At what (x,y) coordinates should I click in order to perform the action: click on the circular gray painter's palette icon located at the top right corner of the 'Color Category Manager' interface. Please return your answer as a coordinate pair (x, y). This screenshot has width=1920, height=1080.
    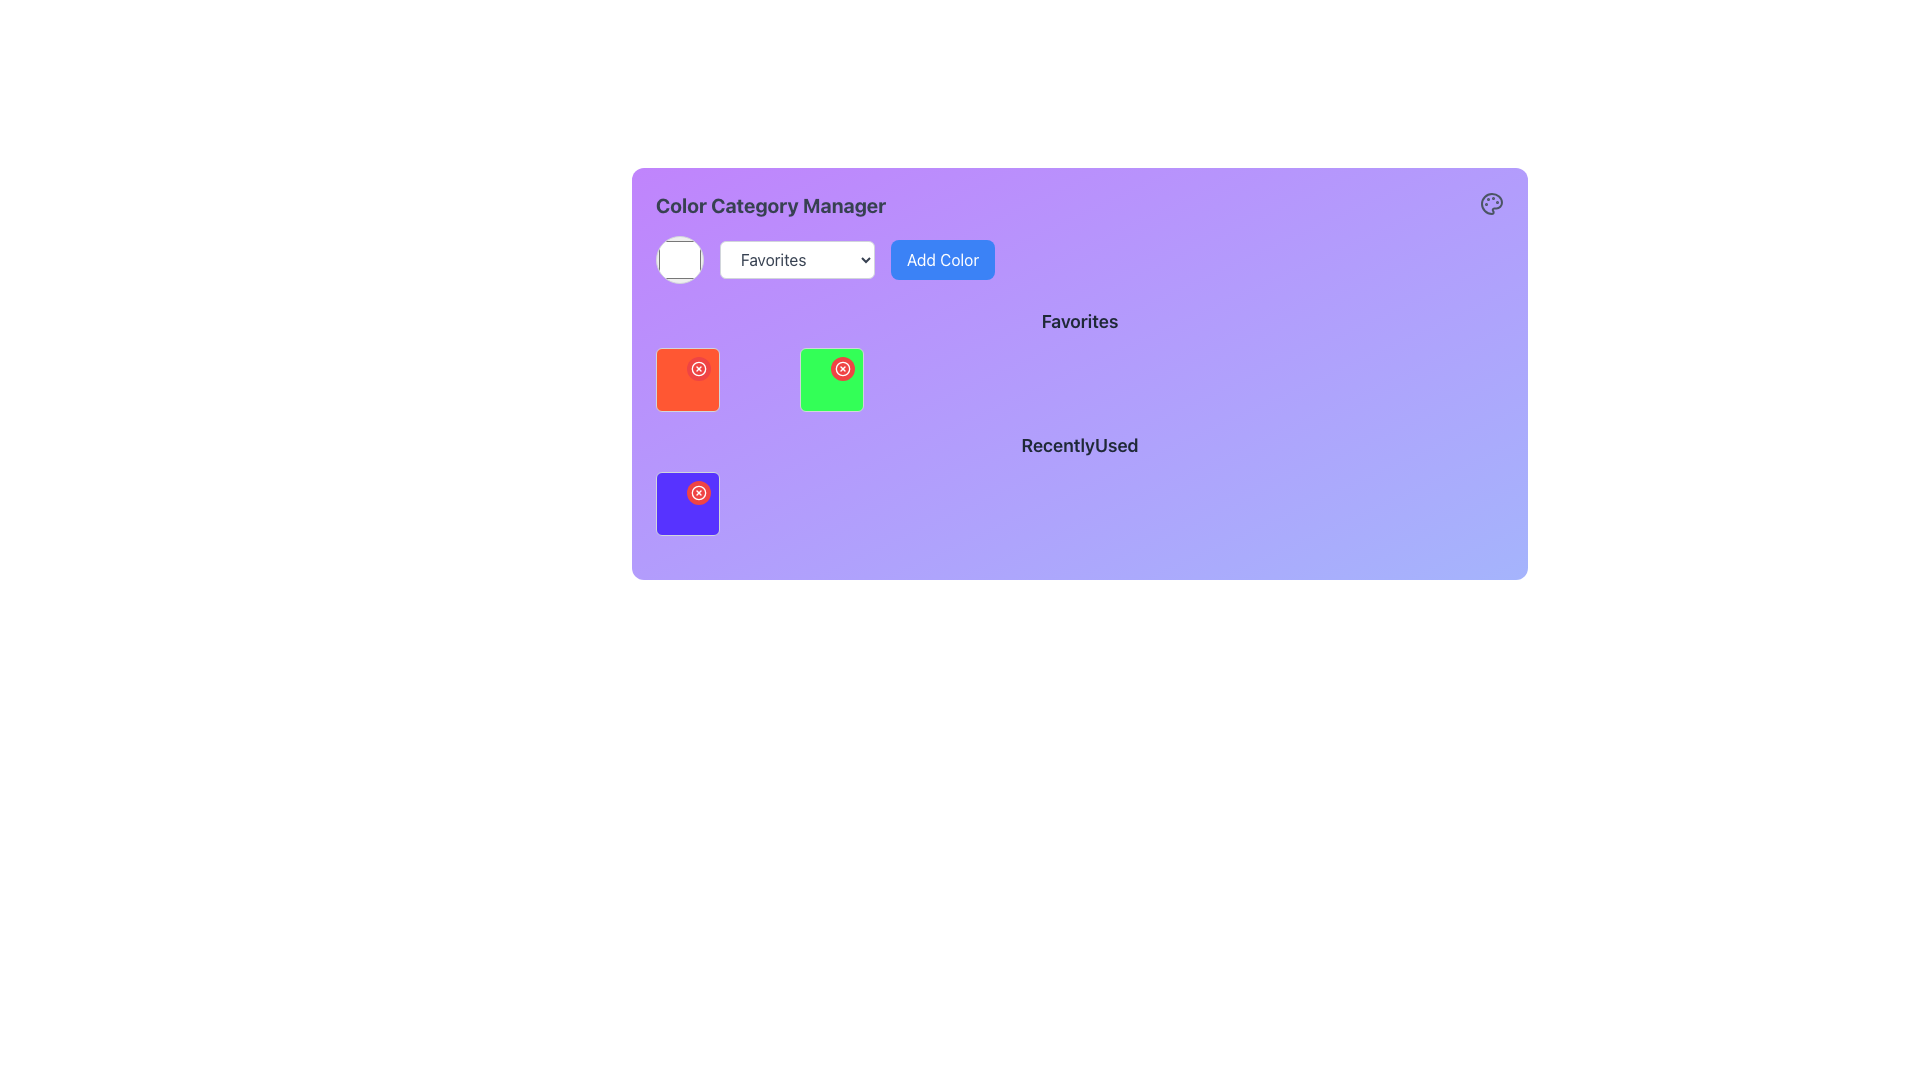
    Looking at the image, I should click on (1492, 204).